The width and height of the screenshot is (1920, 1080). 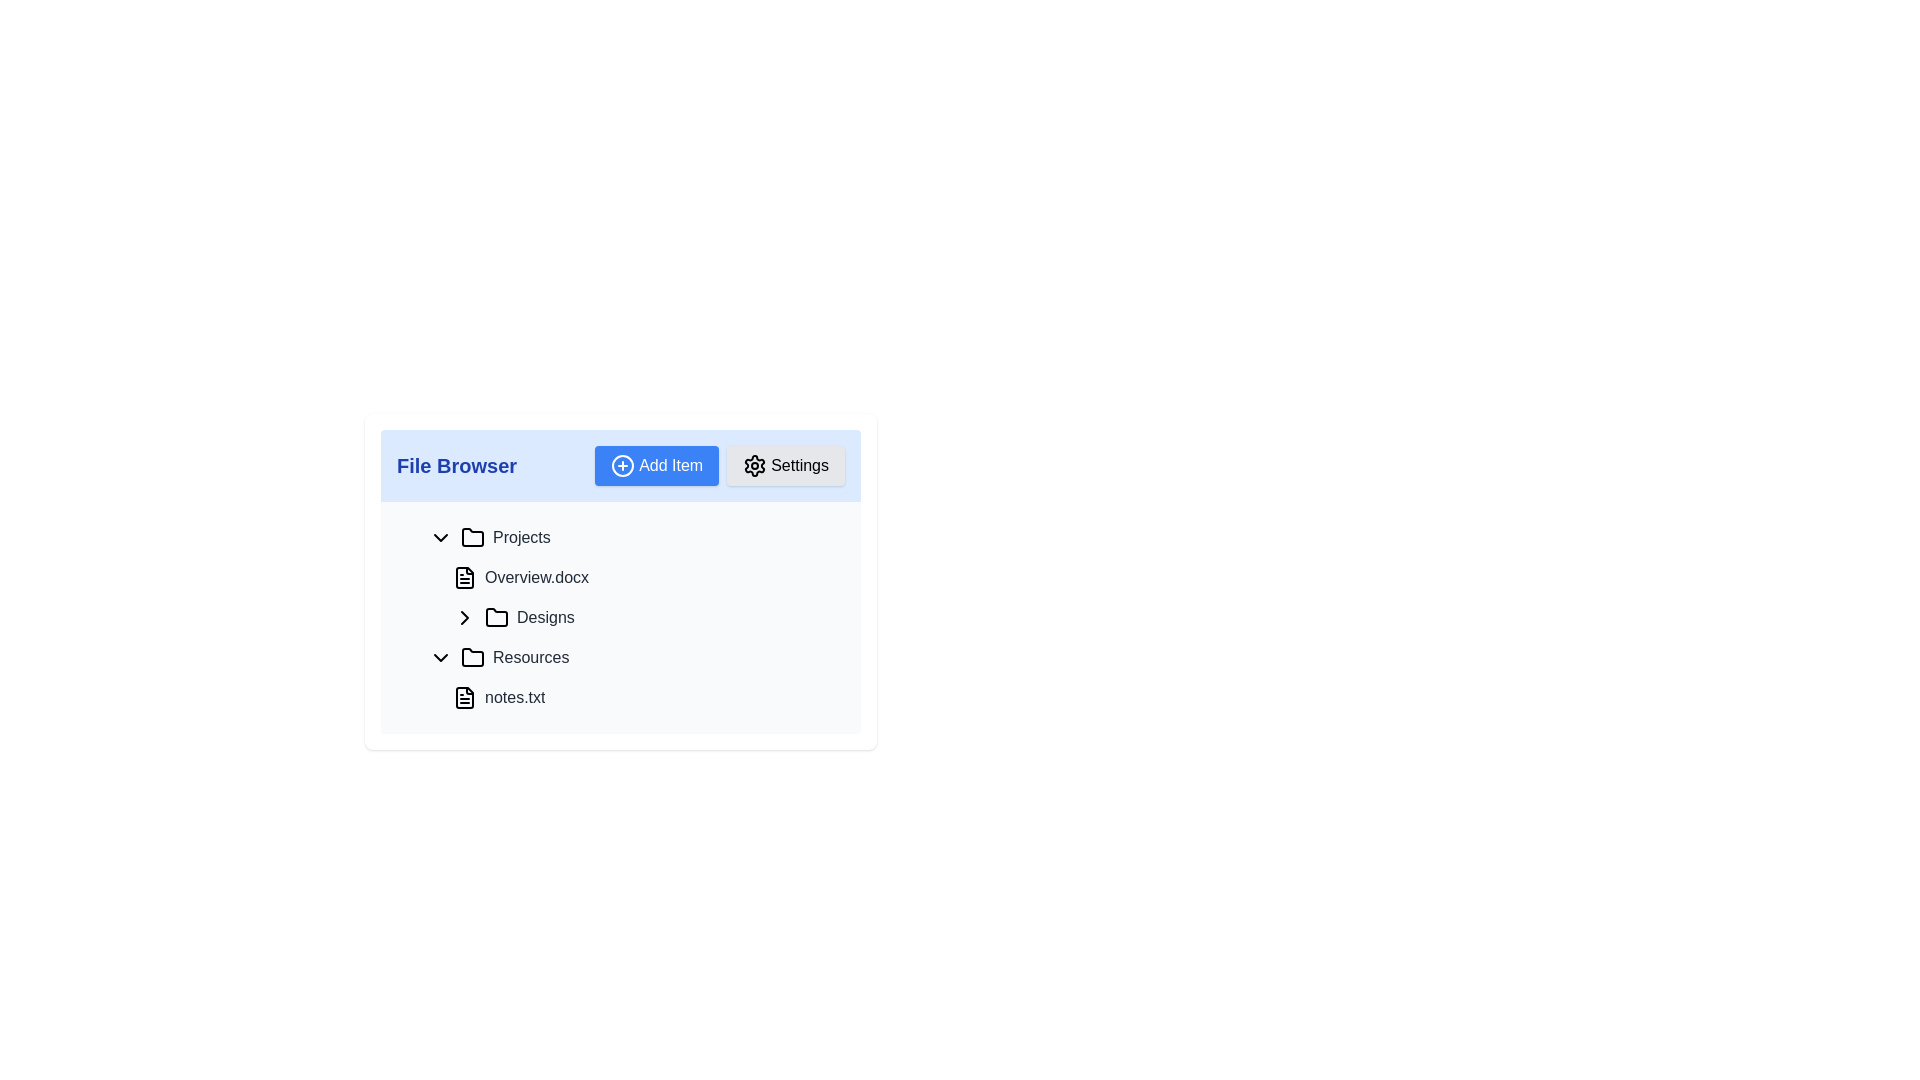 I want to click on the folder icon representing the 'Resources' section, located to the left of the text 'Resources.', so click(x=472, y=658).